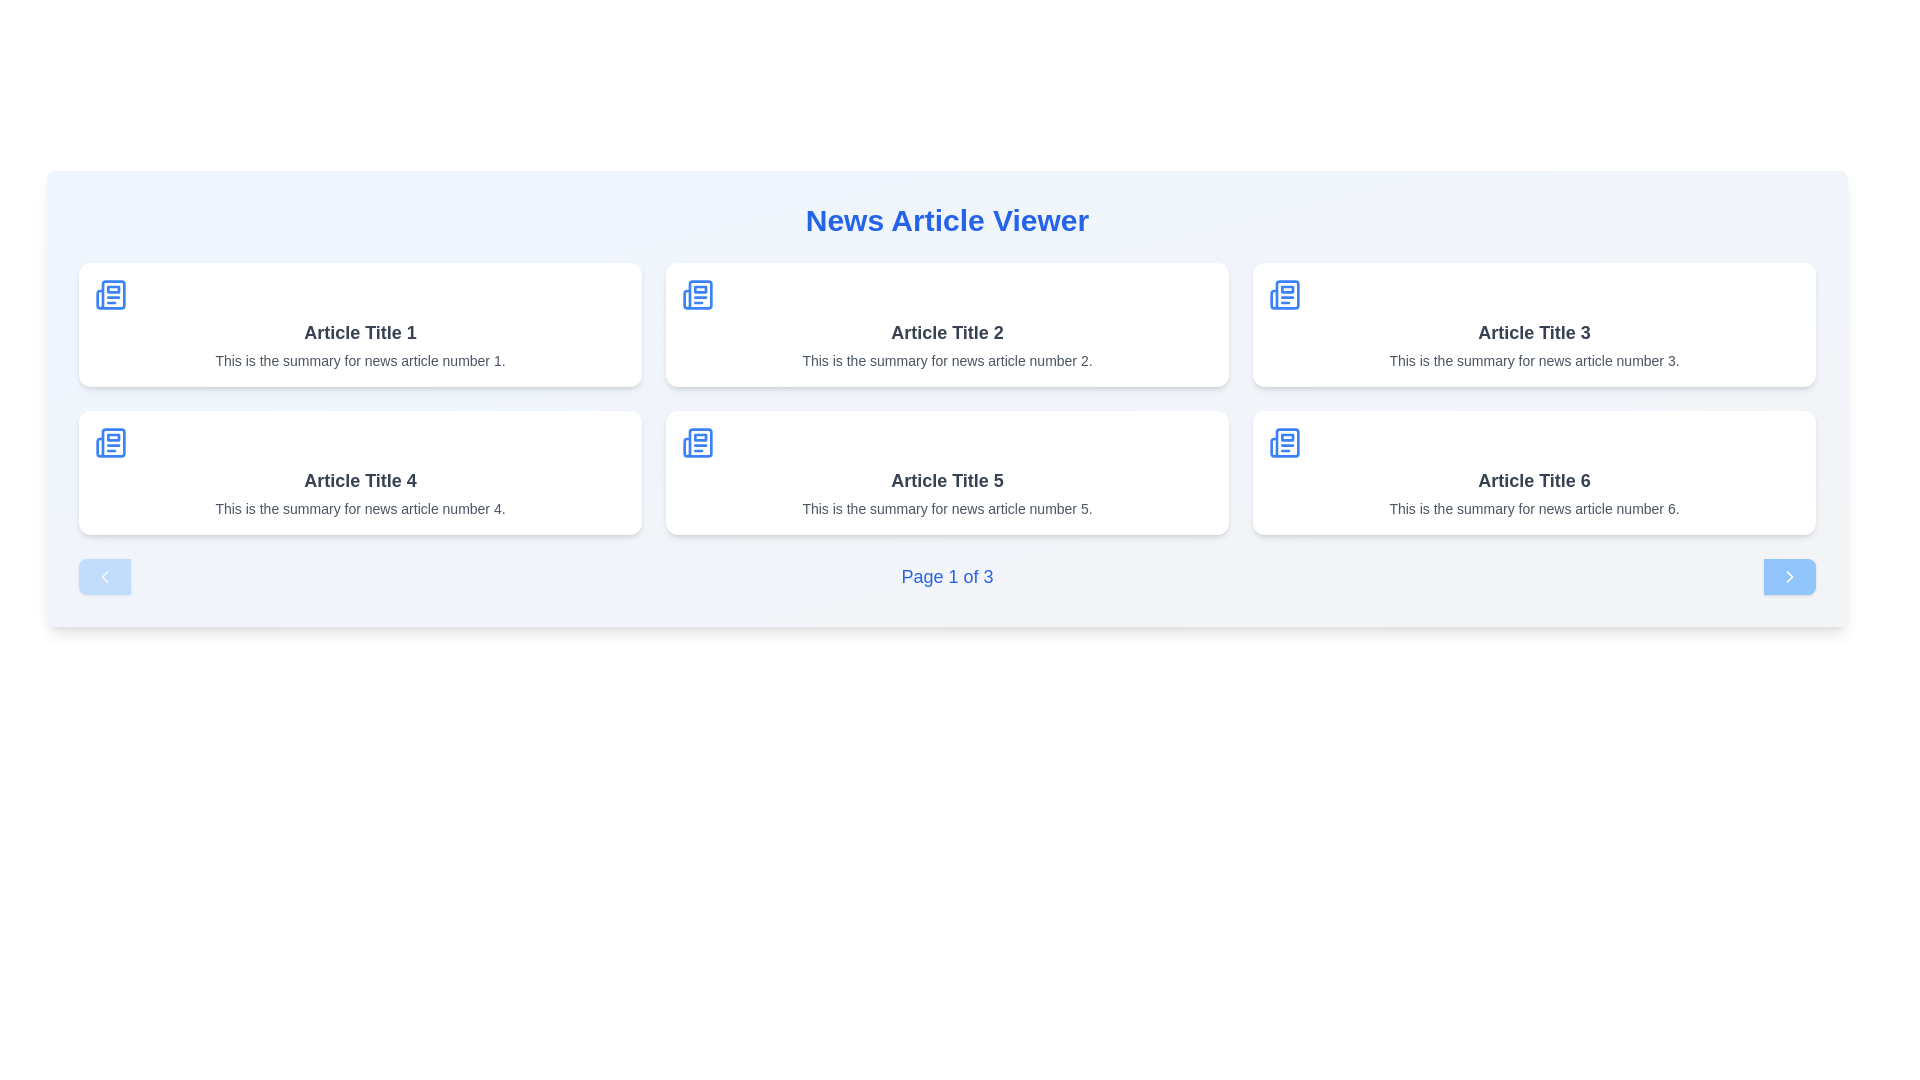 The image size is (1920, 1080). I want to click on the blue newspaper icon located in the top-left corner of the card for 'Article Title 4', which is positioned in the second row, first column of the grid layout, so click(109, 442).